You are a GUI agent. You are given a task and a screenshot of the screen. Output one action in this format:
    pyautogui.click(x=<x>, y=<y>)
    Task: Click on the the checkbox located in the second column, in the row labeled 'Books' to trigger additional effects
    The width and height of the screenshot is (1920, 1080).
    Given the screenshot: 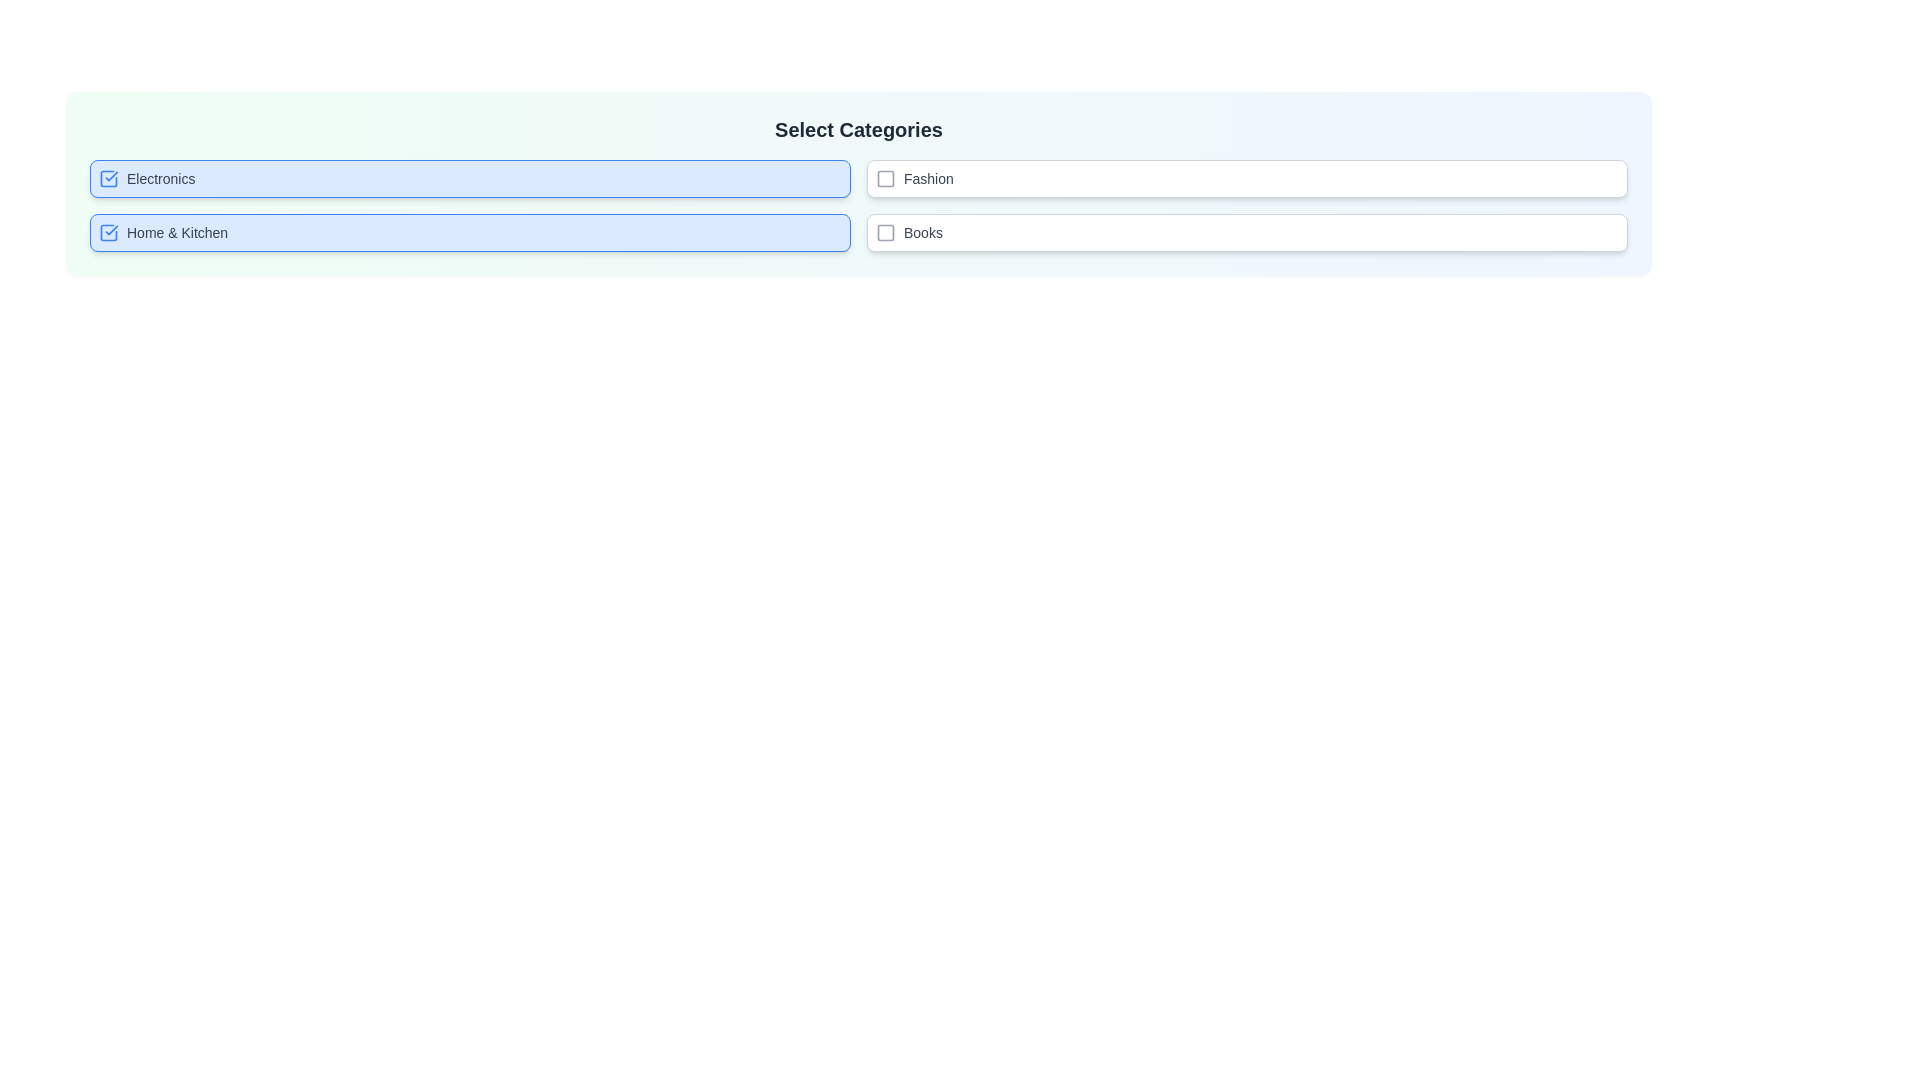 What is the action you would take?
    pyautogui.click(x=885, y=231)
    